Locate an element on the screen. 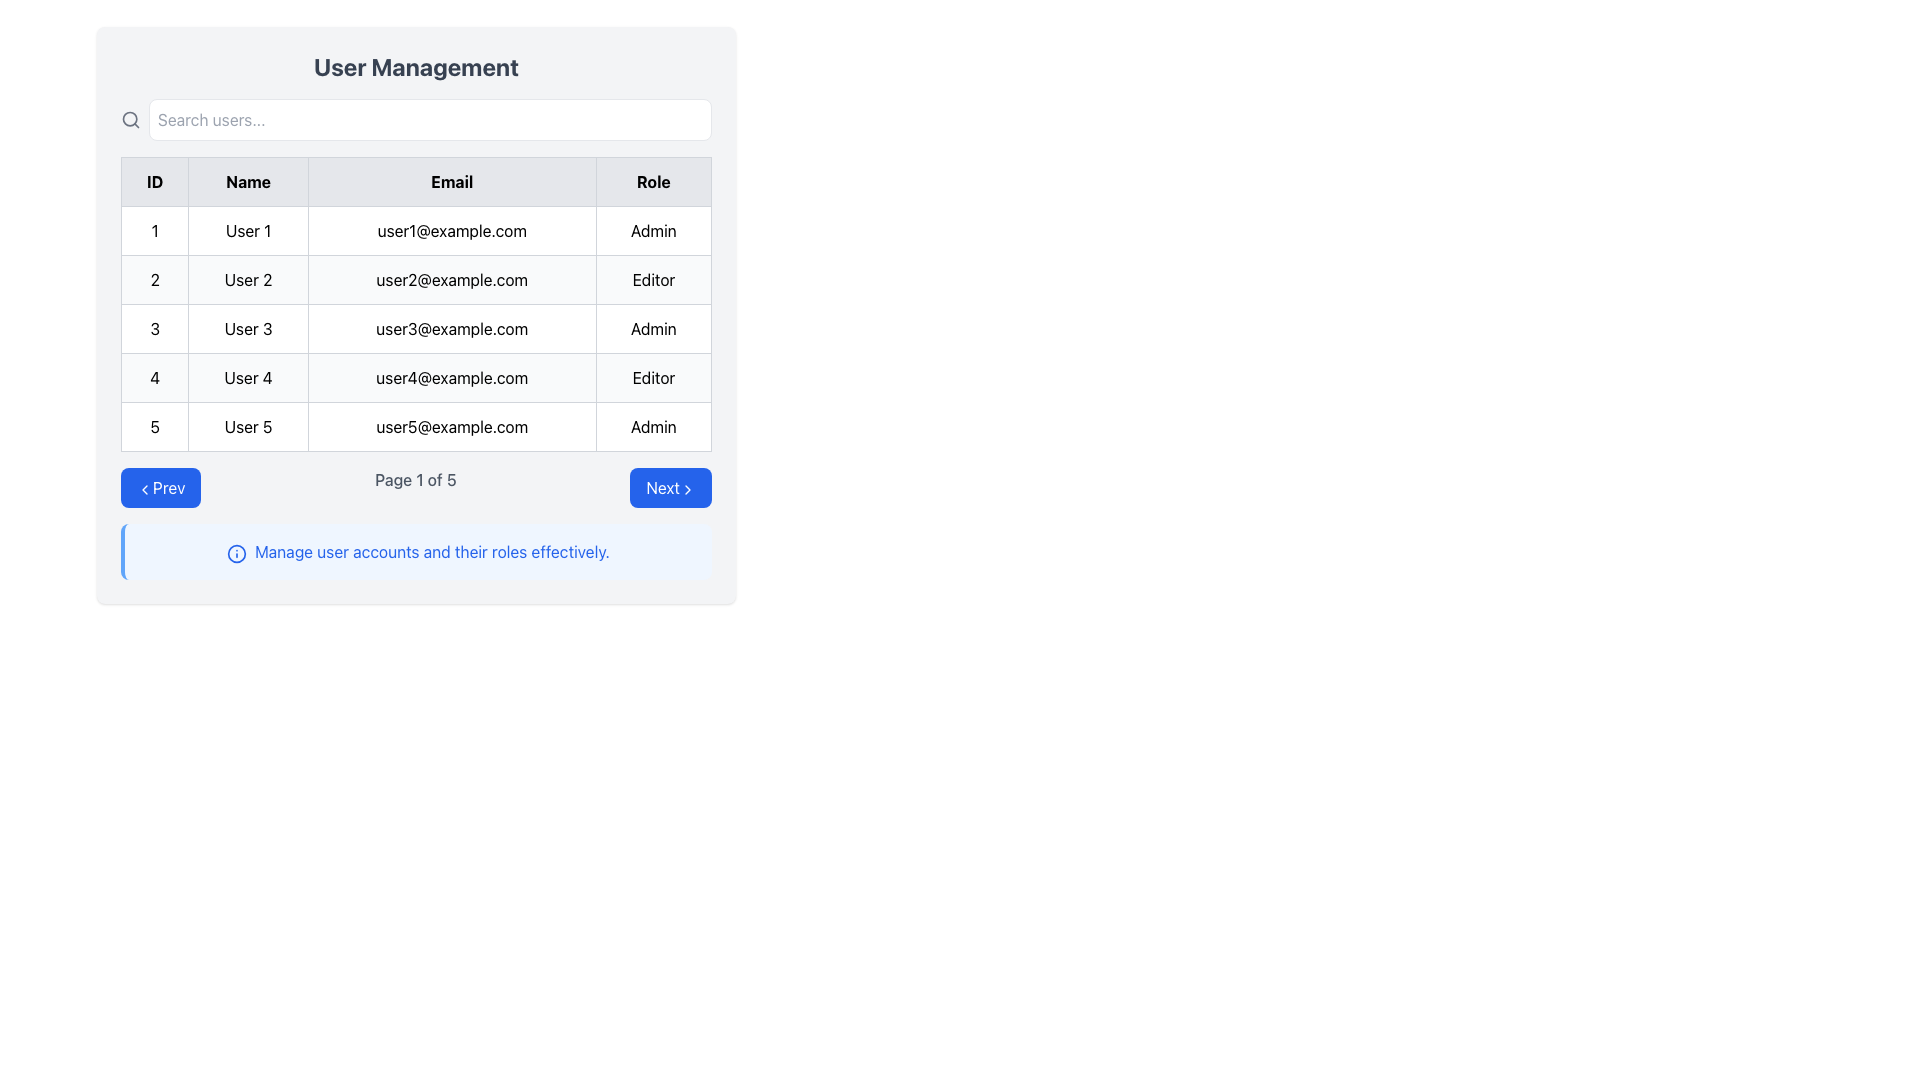 The height and width of the screenshot is (1080, 1920). the text label displaying the numerical character '2' in the 'ID' column of the user data table for 'User 2' is located at coordinates (154, 280).